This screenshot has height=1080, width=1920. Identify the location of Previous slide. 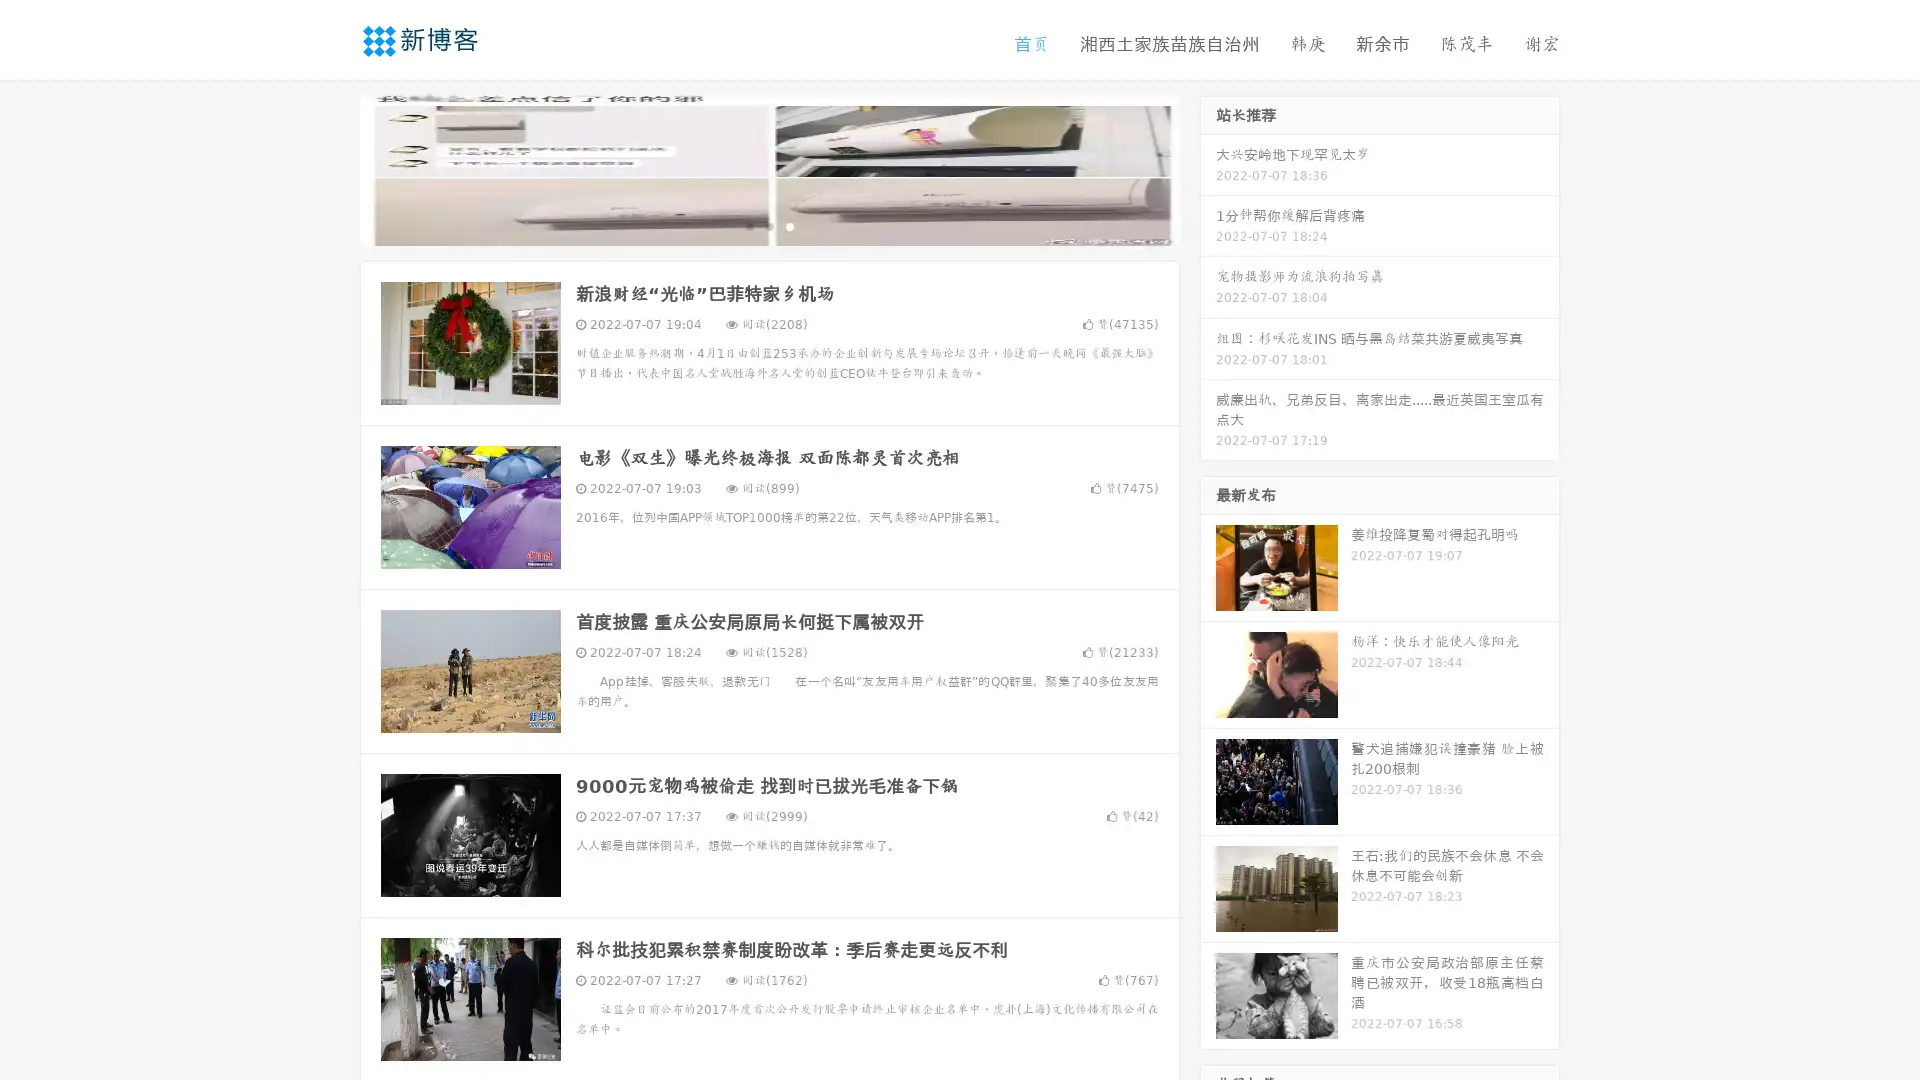
(330, 168).